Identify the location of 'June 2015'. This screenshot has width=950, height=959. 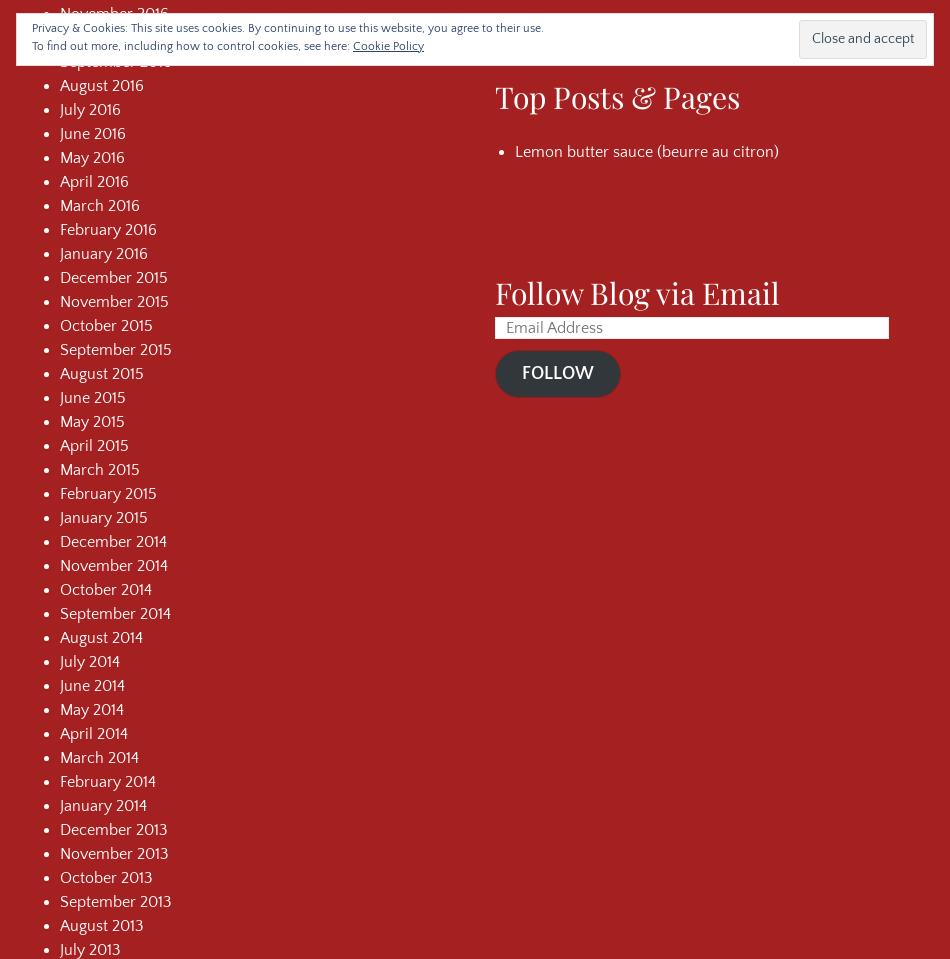
(93, 397).